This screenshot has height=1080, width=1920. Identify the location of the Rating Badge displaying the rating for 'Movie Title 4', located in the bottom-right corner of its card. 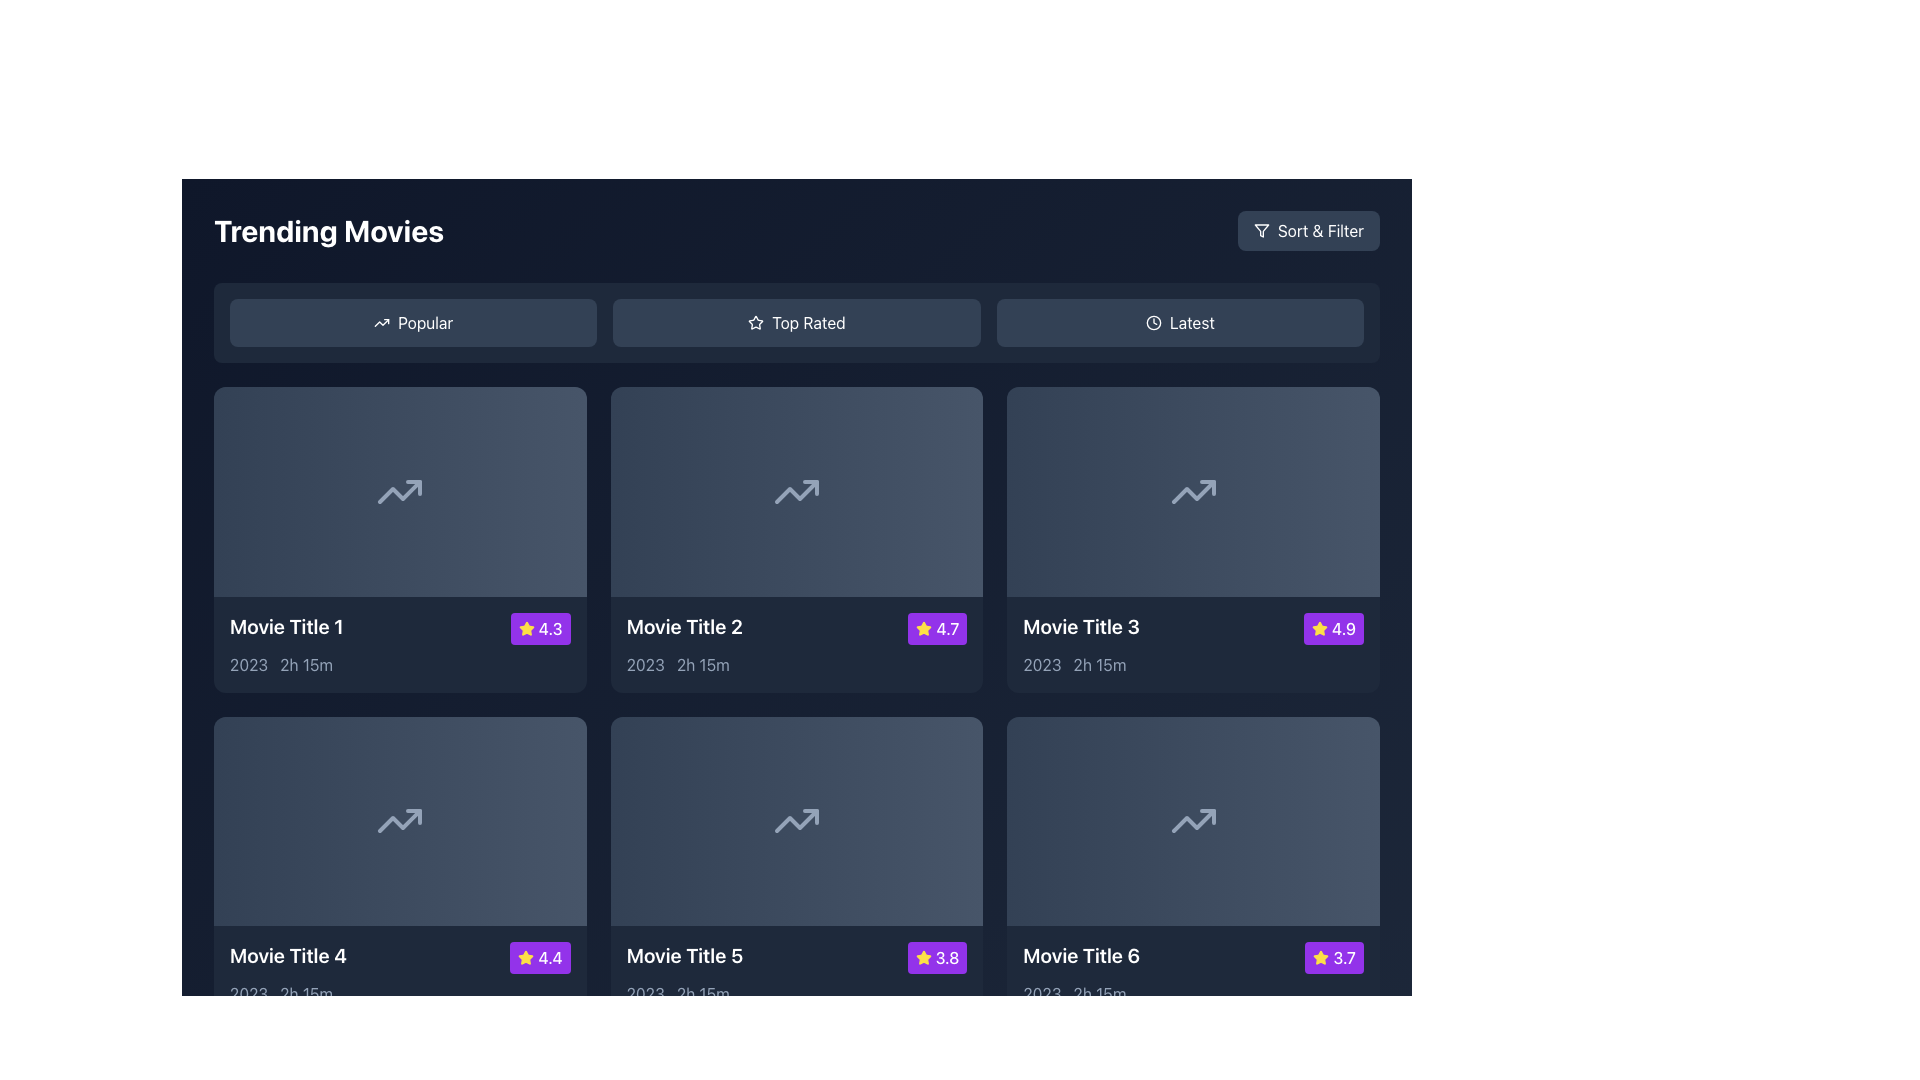
(540, 957).